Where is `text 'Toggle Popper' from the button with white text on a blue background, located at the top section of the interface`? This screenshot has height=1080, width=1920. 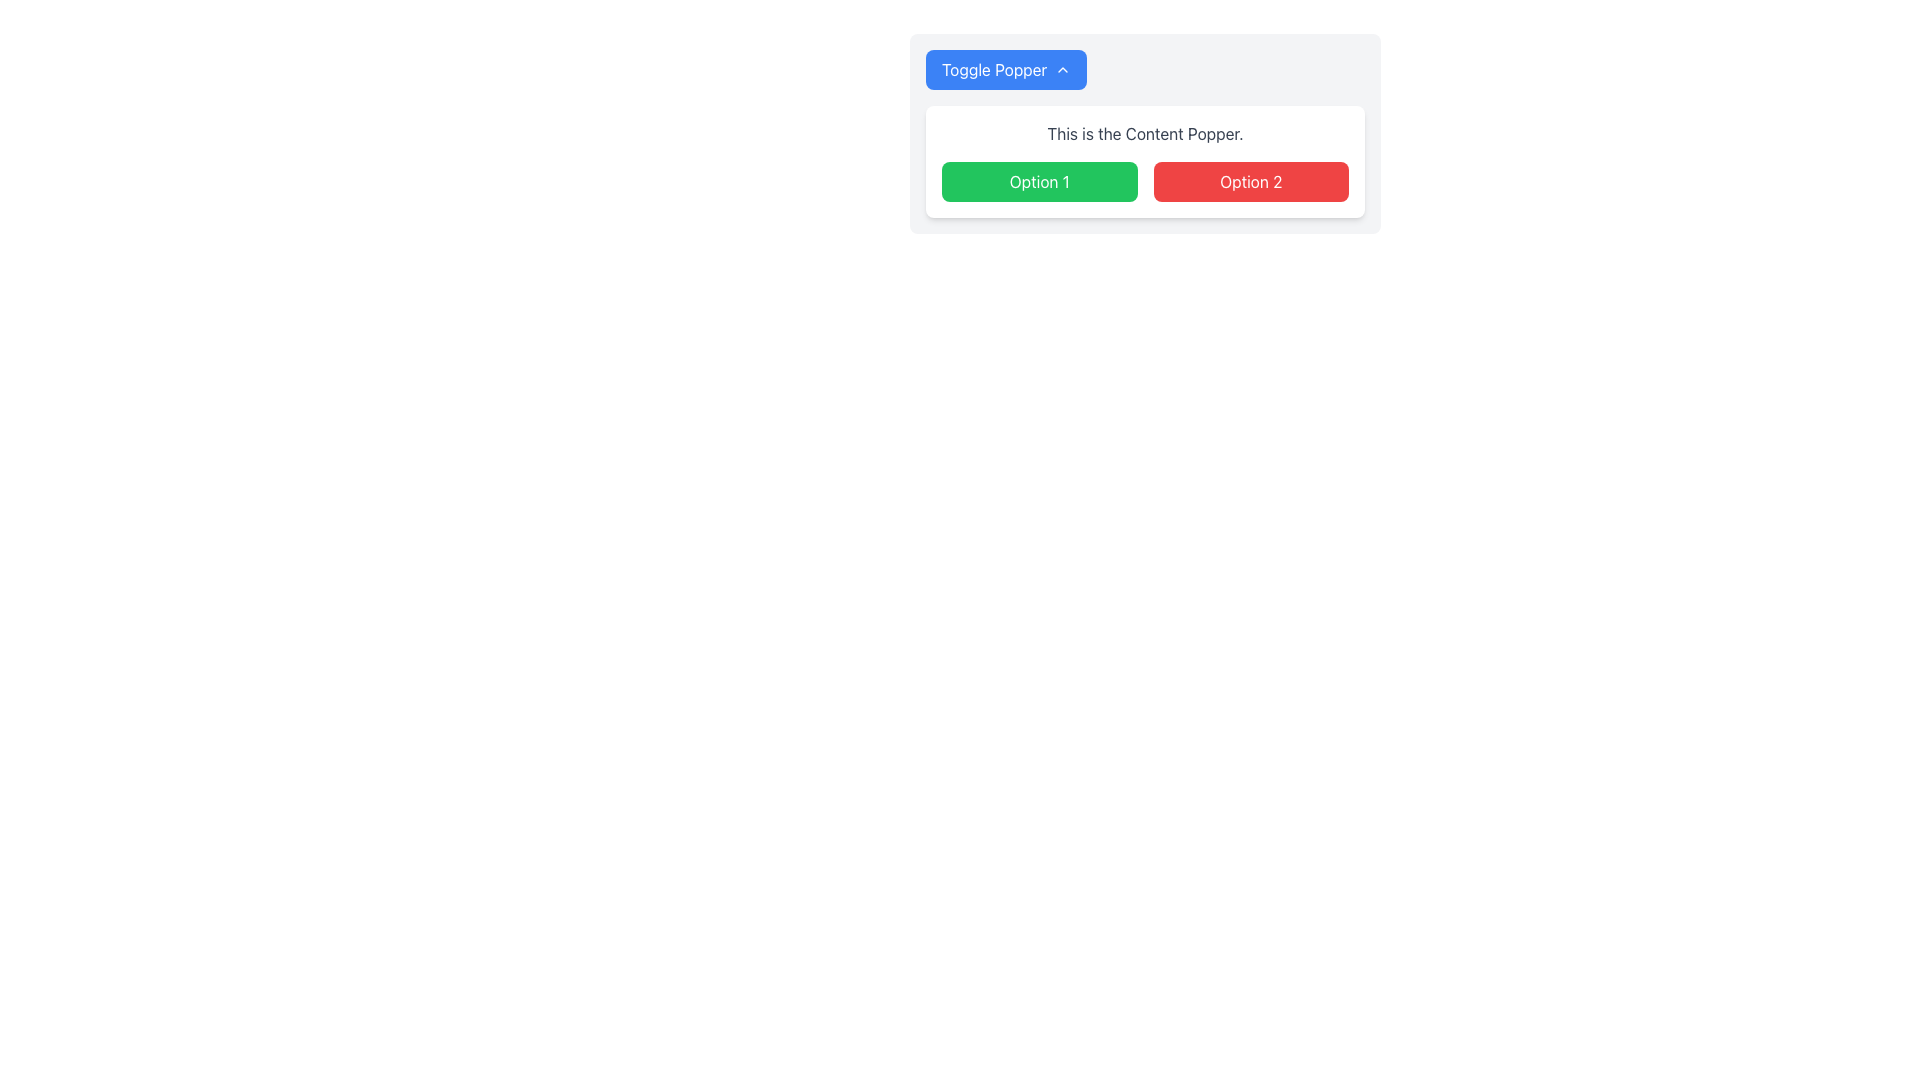 text 'Toggle Popper' from the button with white text on a blue background, located at the top section of the interface is located at coordinates (994, 68).